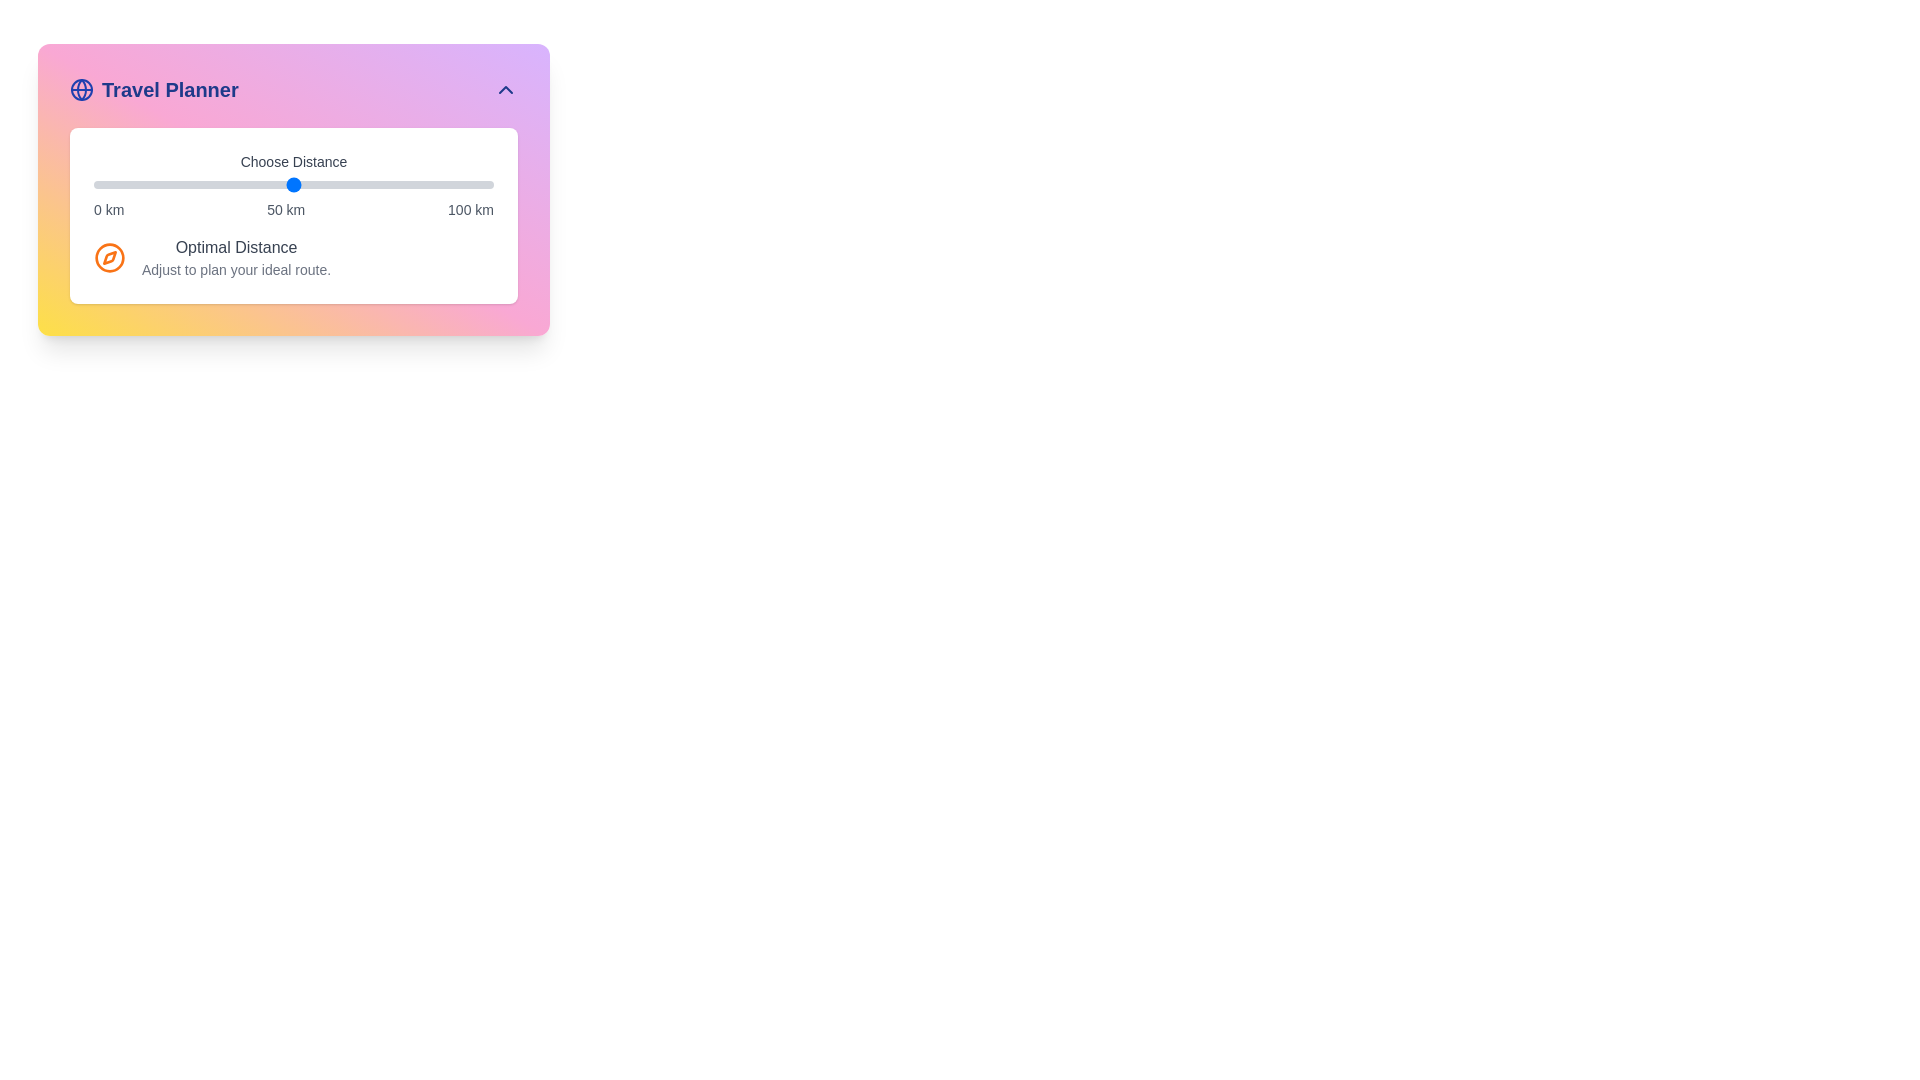 The width and height of the screenshot is (1920, 1080). Describe the element at coordinates (109, 257) in the screenshot. I see `the SVG circle graphic that is part of the compass icon located in the 'Optimal Distance' section of the 'Travel Planner' card` at that location.